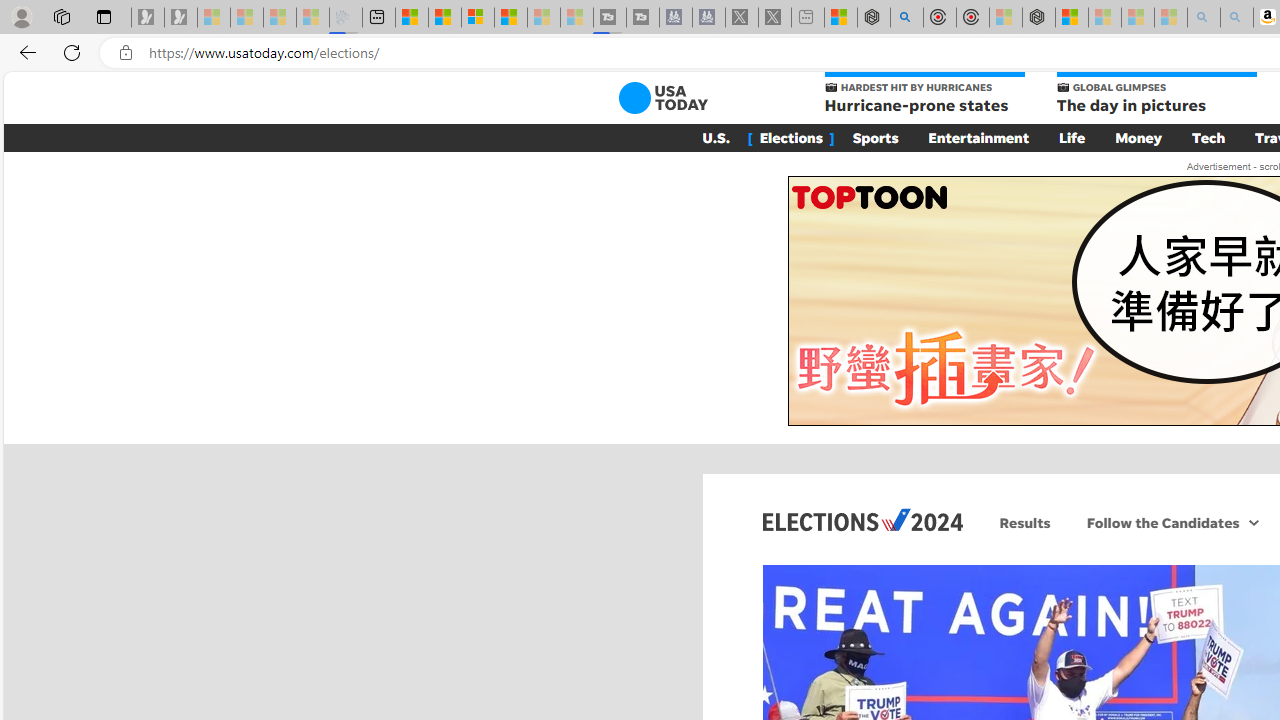 The image size is (1280, 720). What do you see at coordinates (1038, 17) in the screenshot?
I see `'Nordace - Nordace Siena Is Not An Ordinary Backpack'` at bounding box center [1038, 17].